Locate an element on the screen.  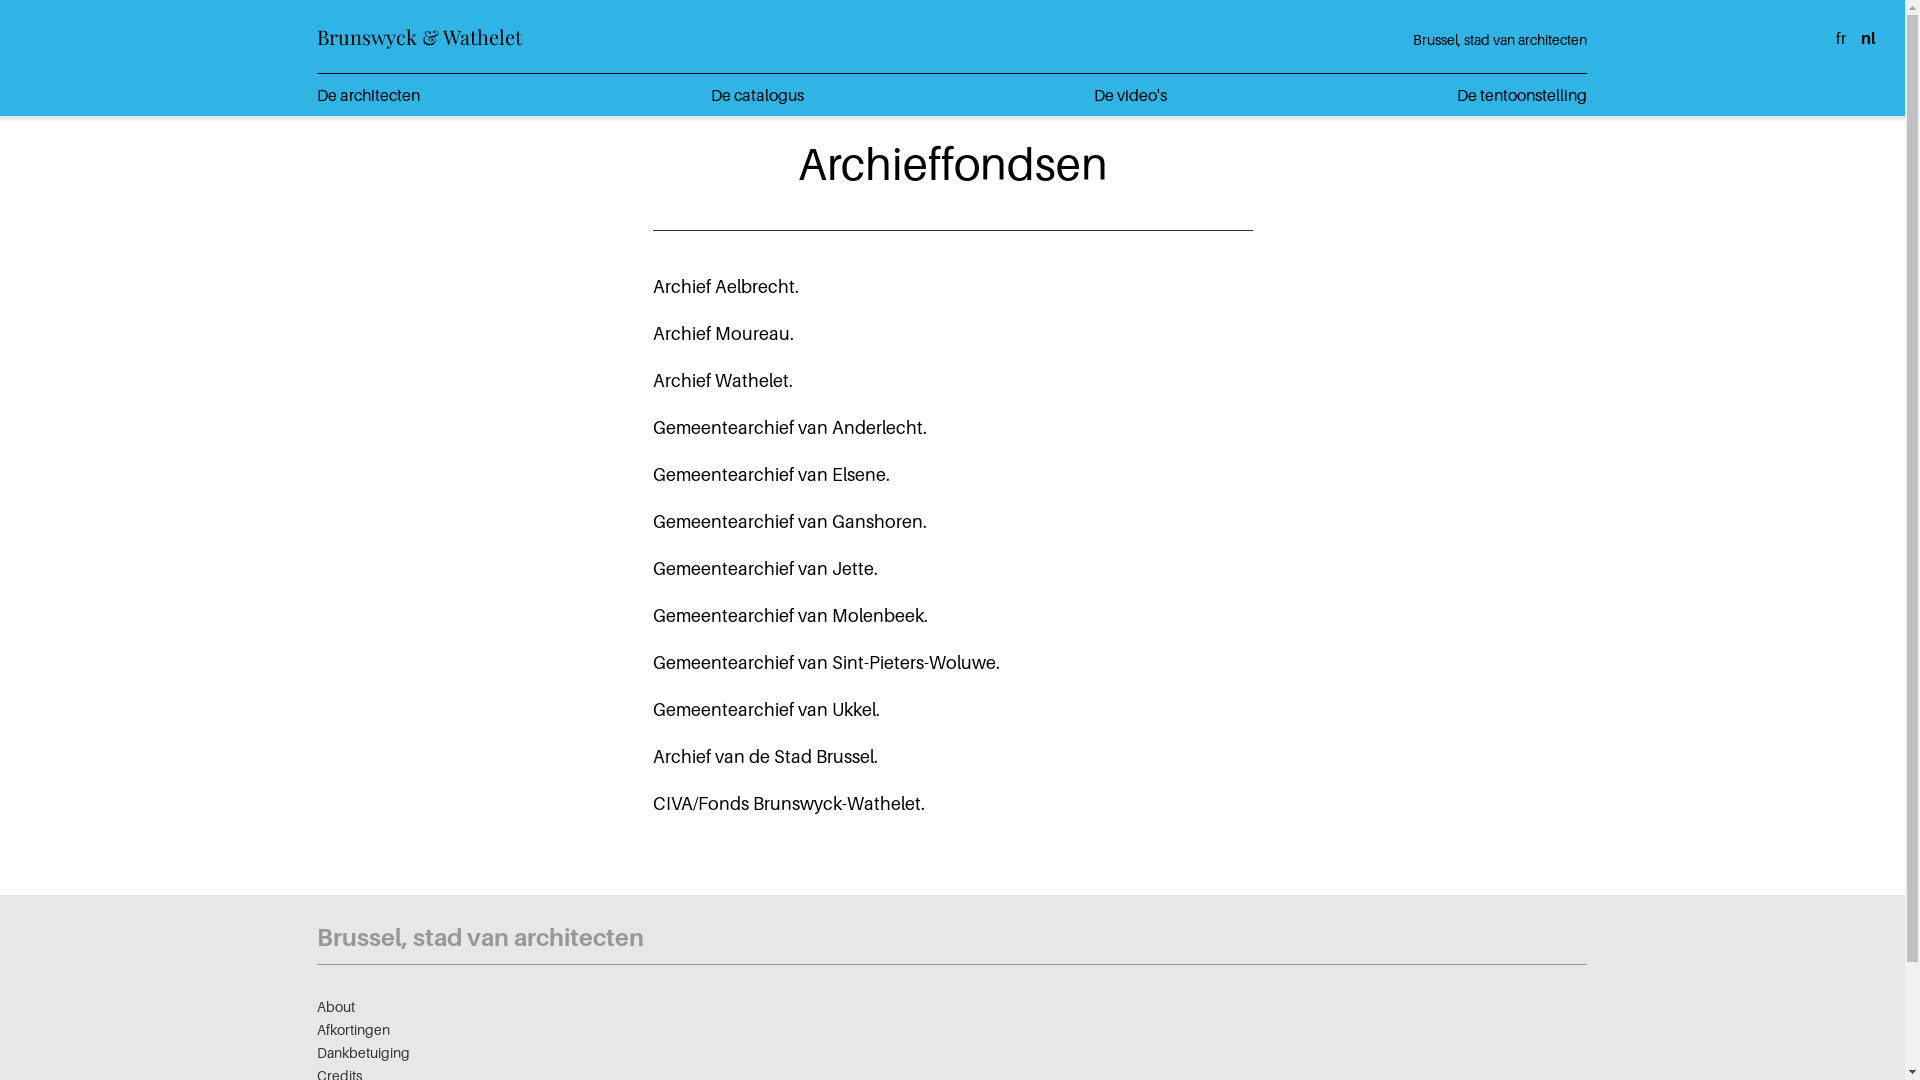
'About' is located at coordinates (336, 1006).